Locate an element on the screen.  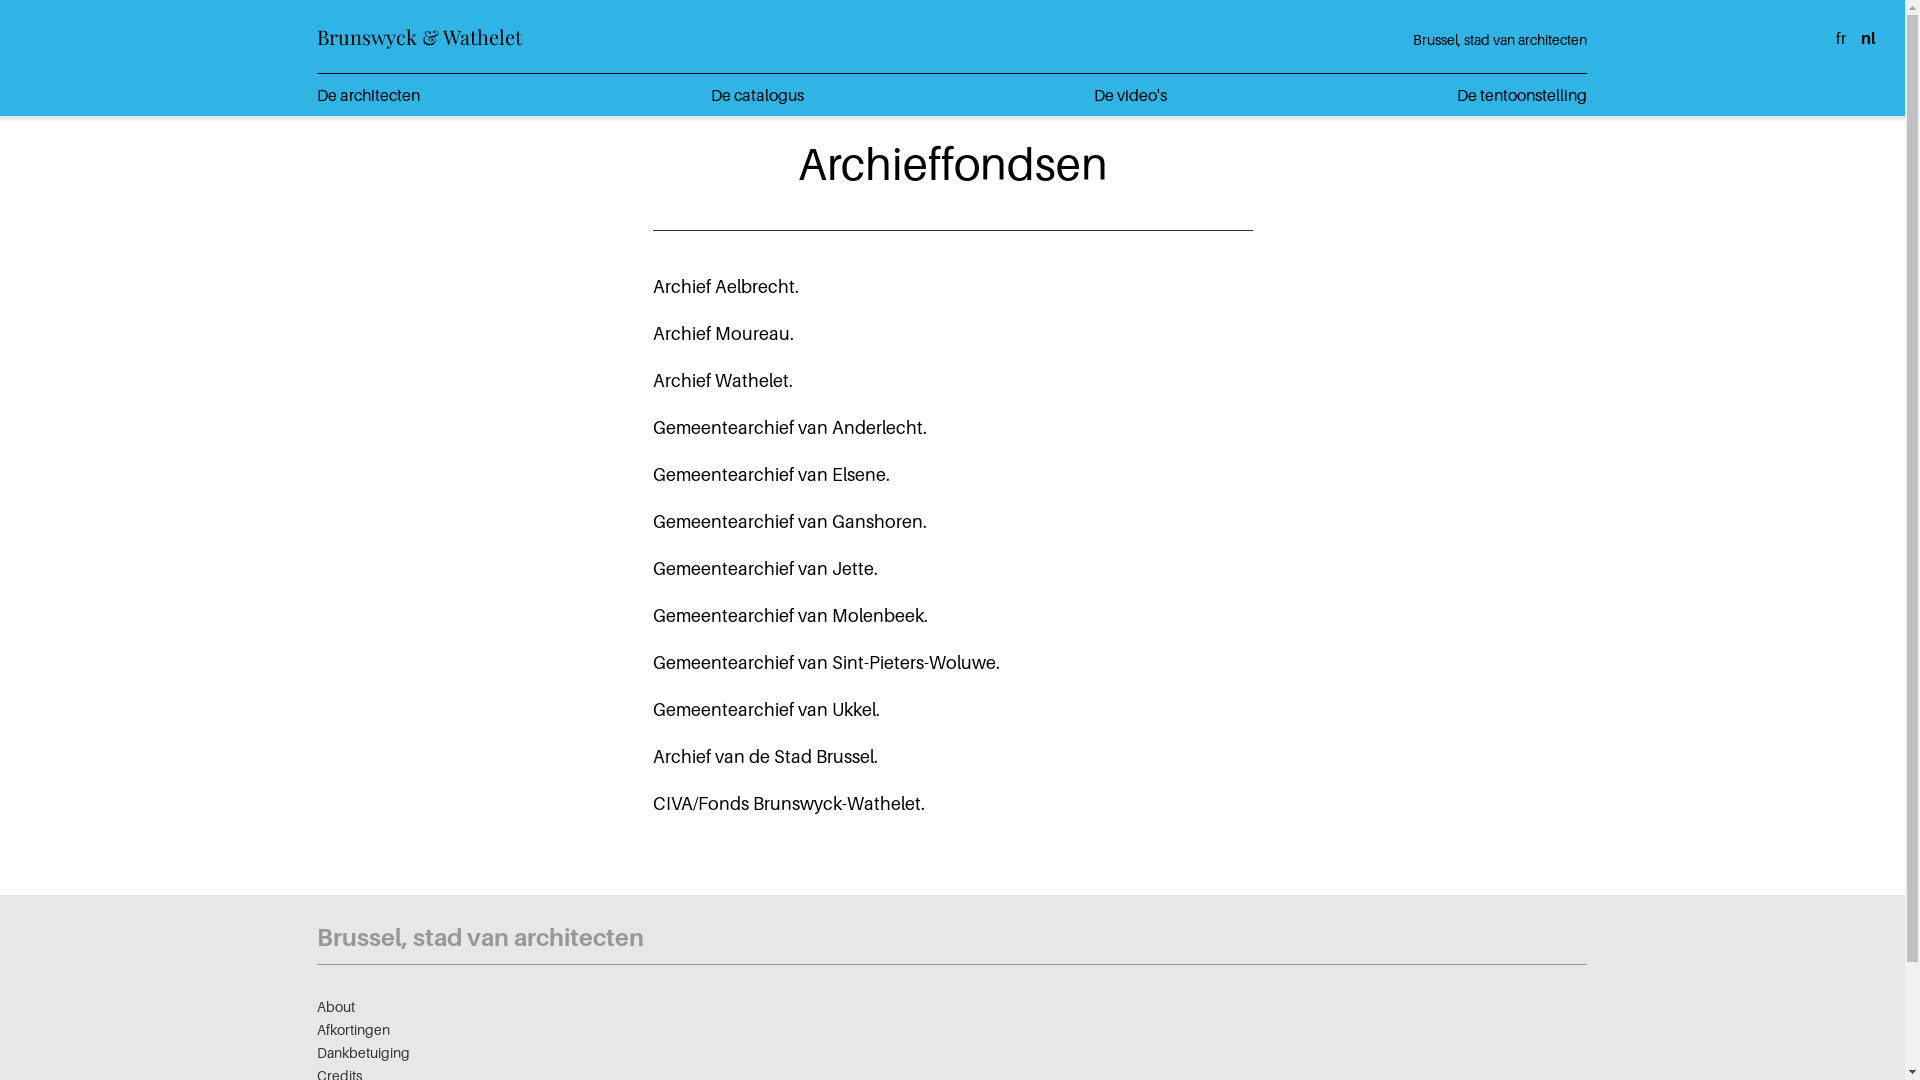
'About' is located at coordinates (336, 1006).